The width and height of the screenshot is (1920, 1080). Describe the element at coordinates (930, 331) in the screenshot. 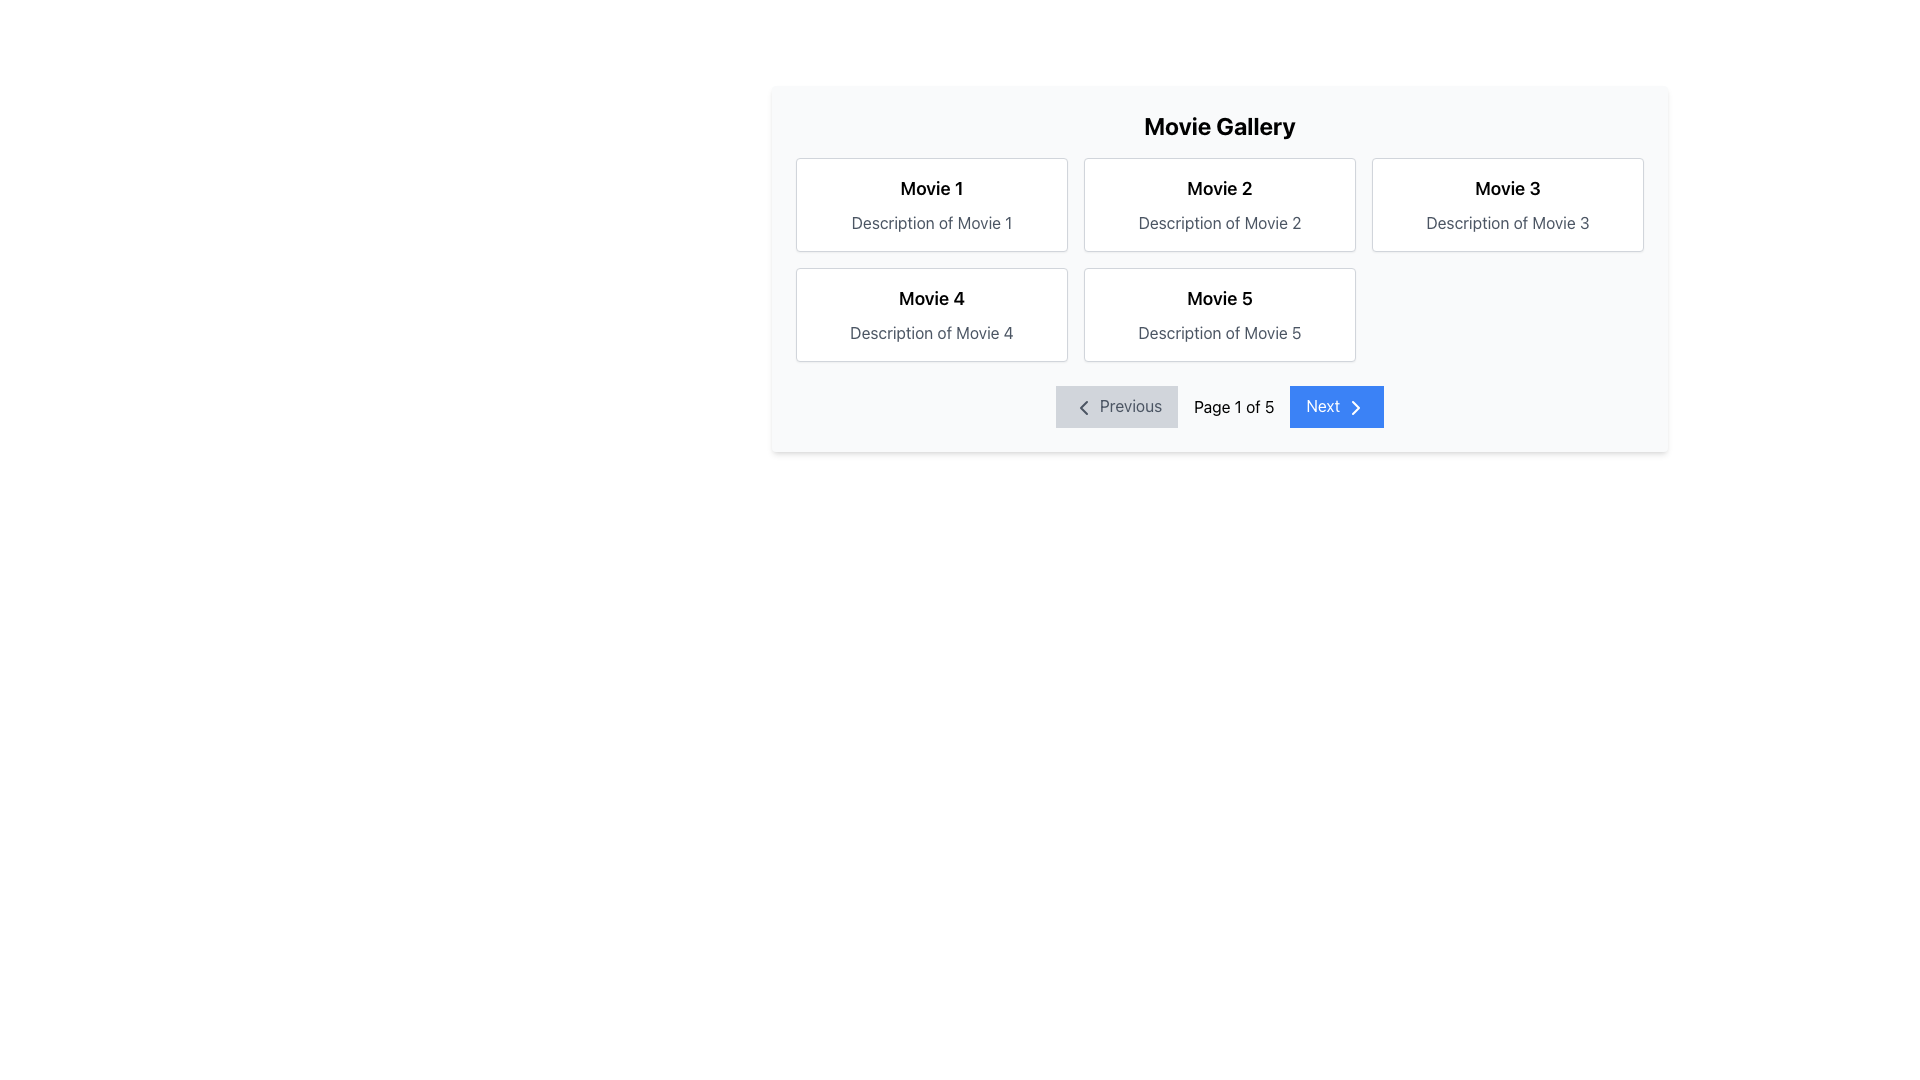

I see `grey text 'Description of Movie 4' which is located beneath the bold title 'Movie 4' within the white card in the bottom-left cell of a 2x3 grid layout` at that location.